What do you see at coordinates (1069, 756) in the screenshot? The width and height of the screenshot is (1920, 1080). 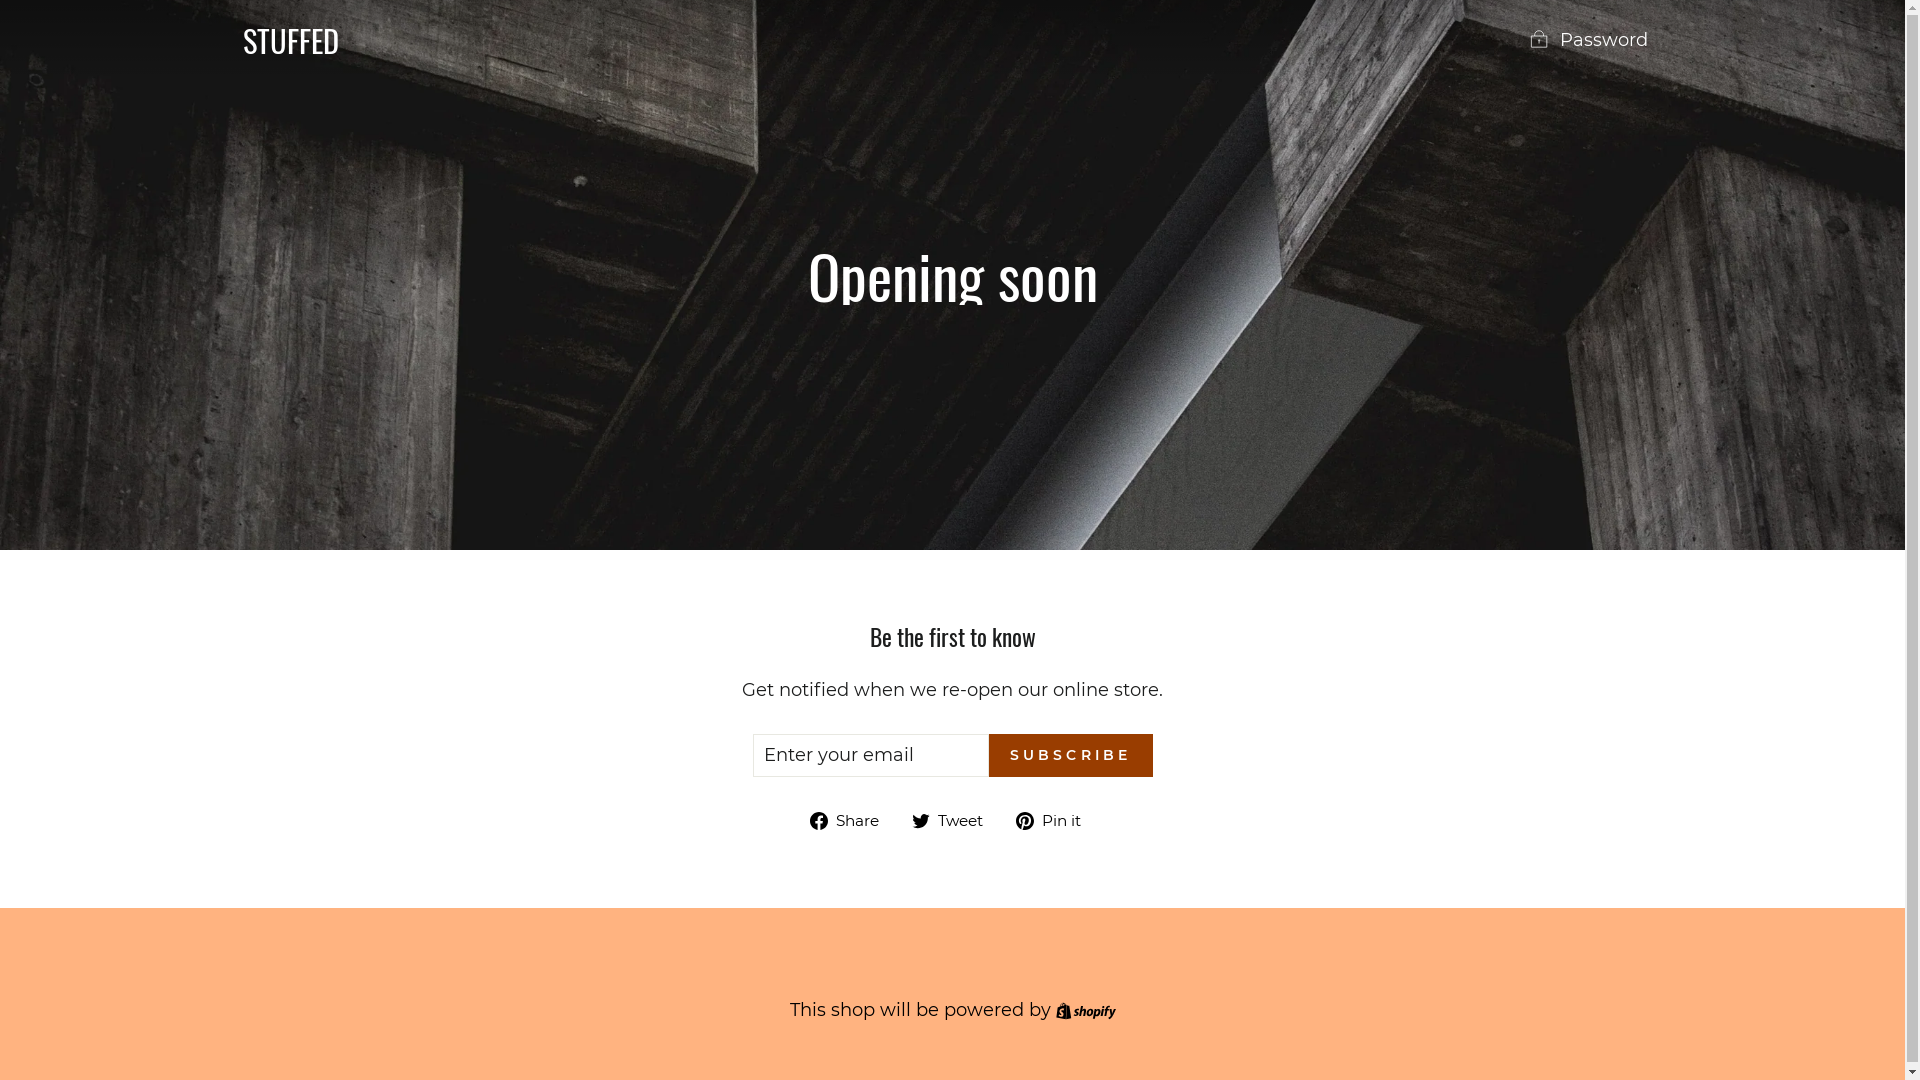 I see `'SUBSCRIBE'` at bounding box center [1069, 756].